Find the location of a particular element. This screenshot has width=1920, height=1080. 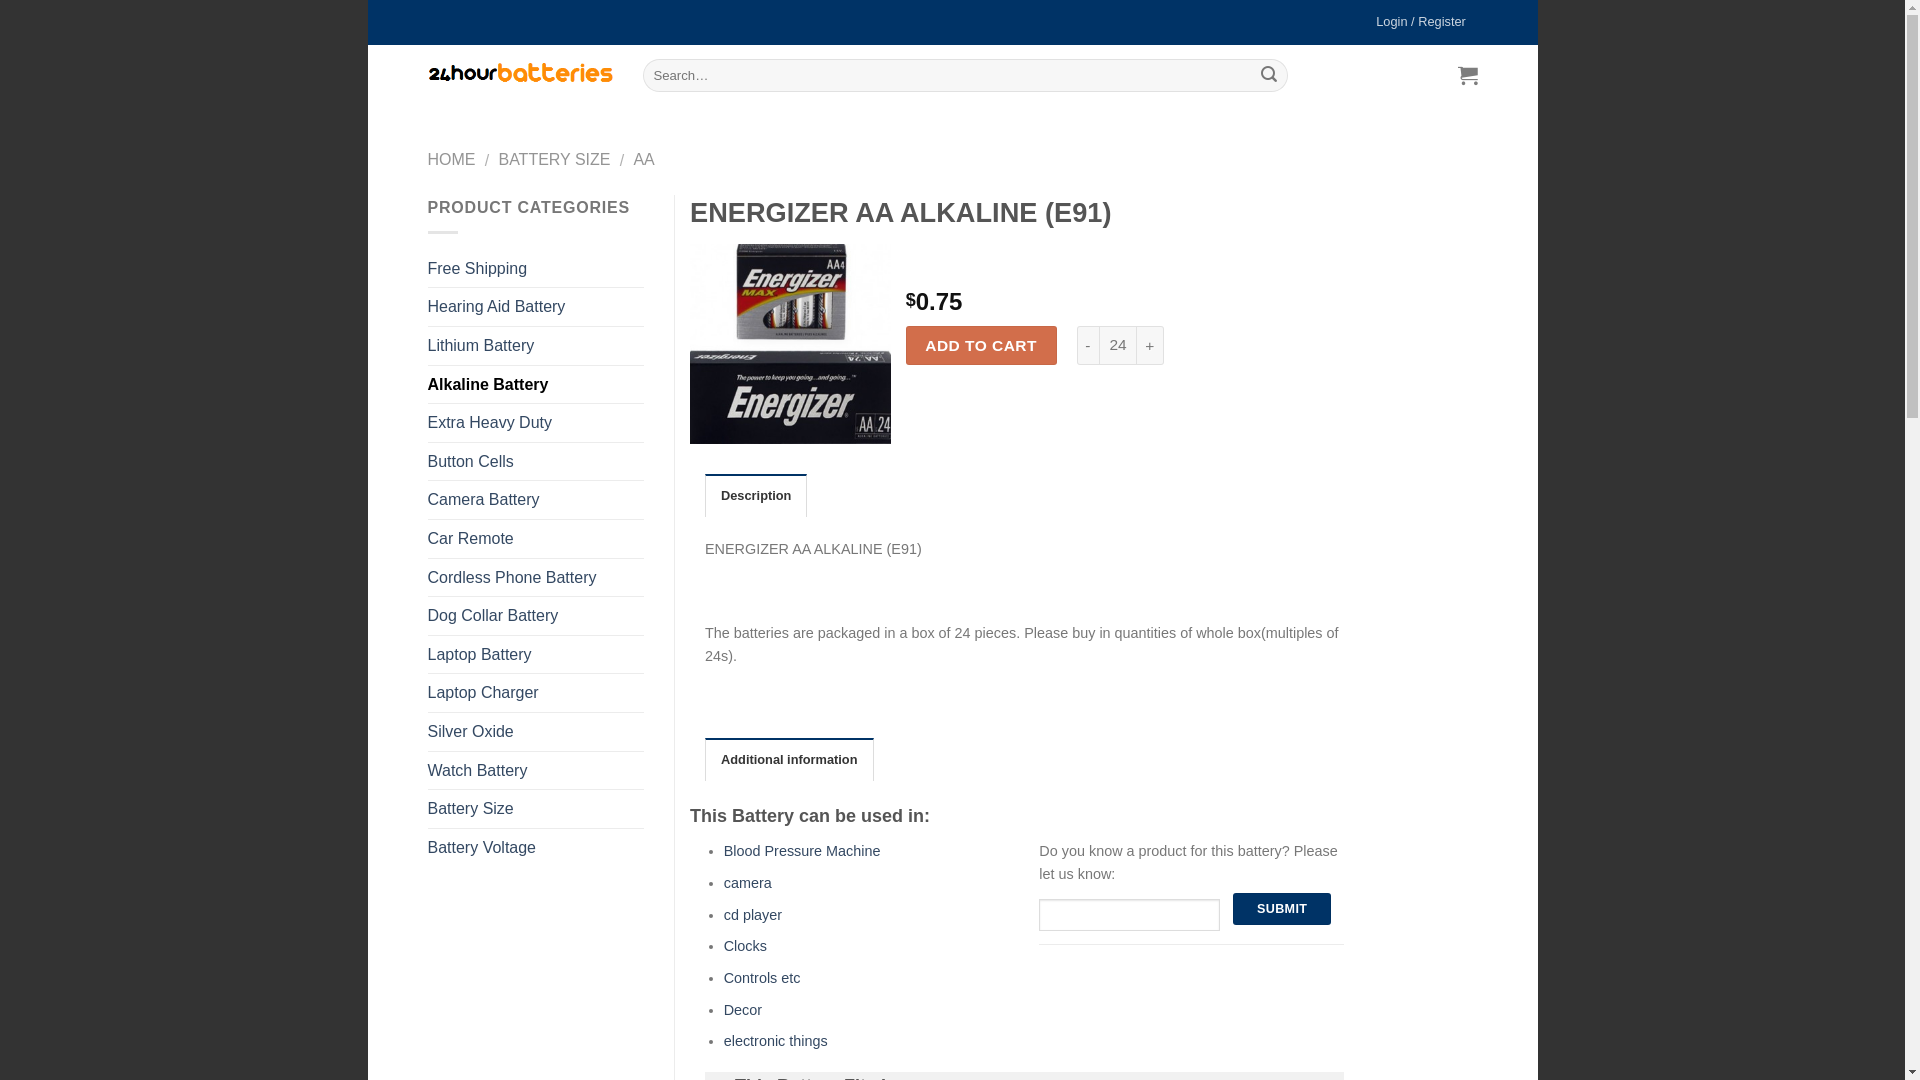

'24Hour Batteries - ' is located at coordinates (520, 73).